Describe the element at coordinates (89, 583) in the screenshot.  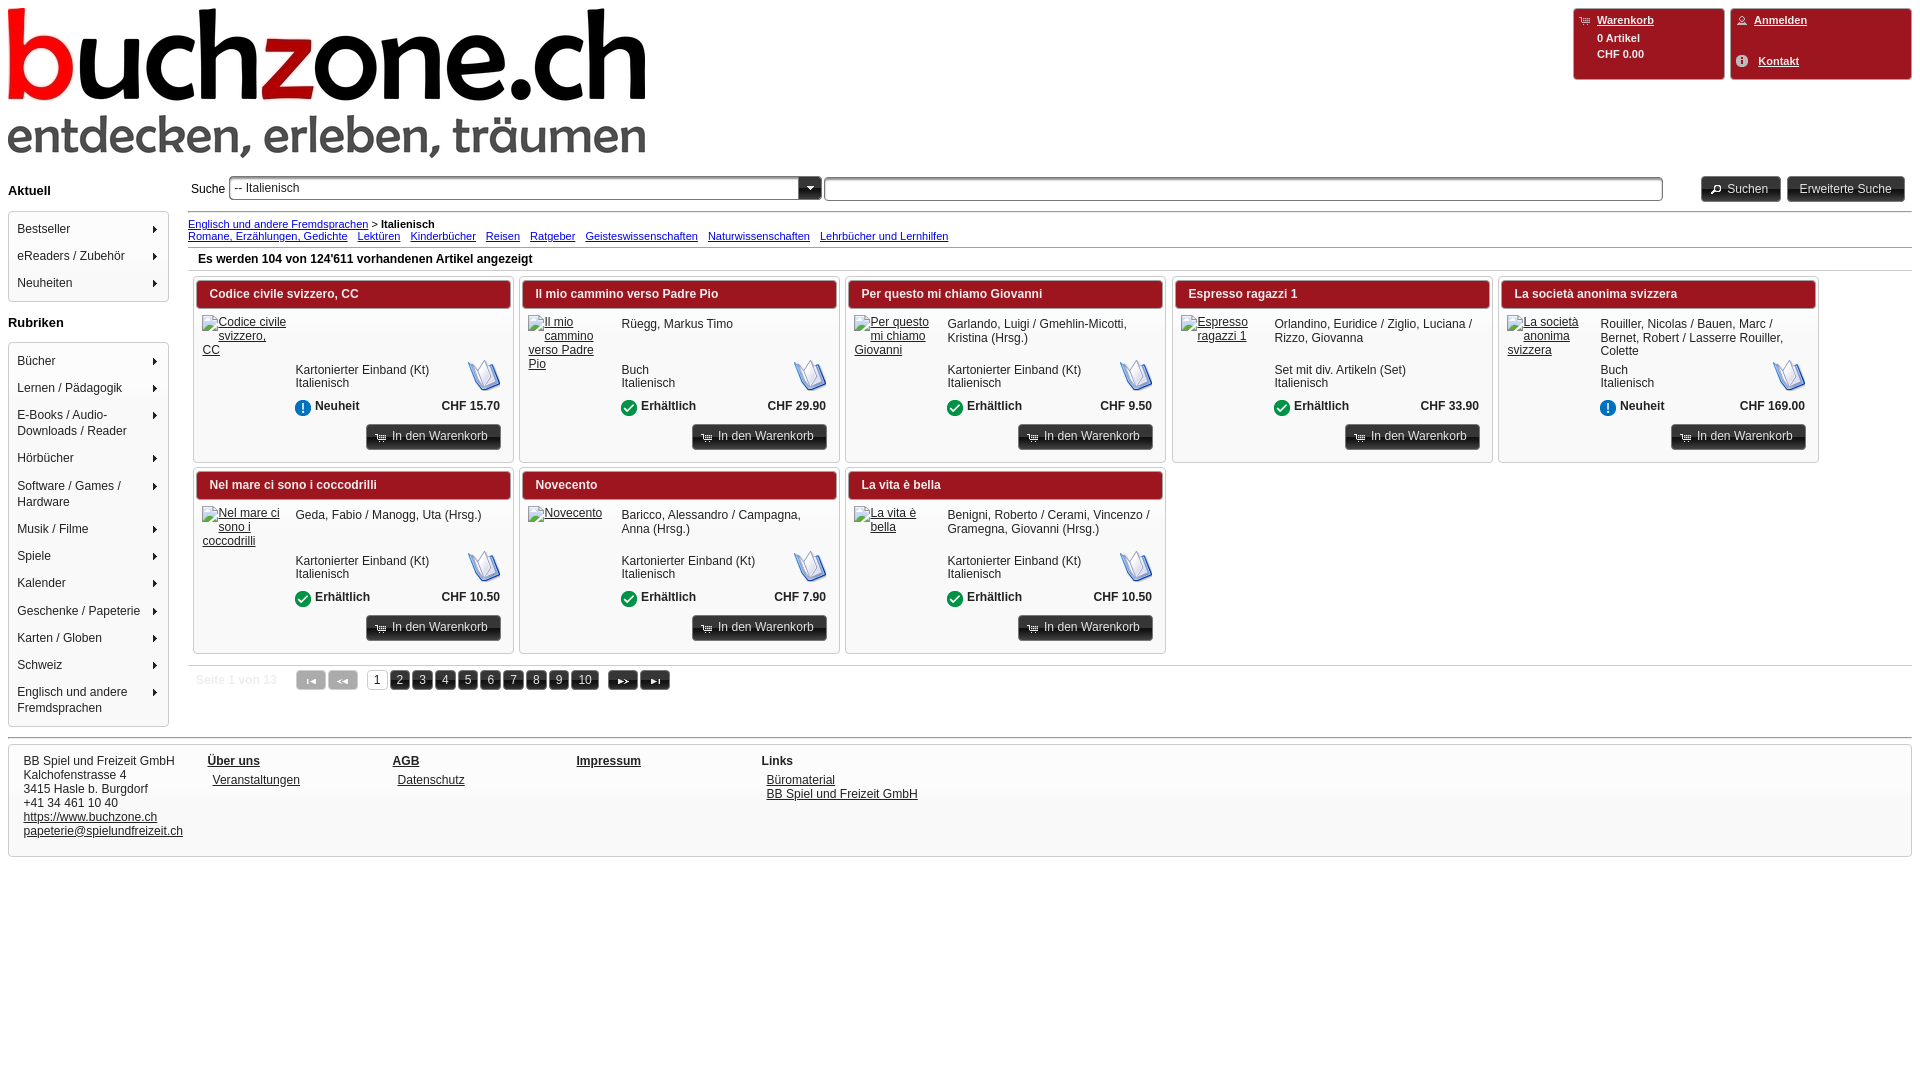
I see `'Kalender'` at that location.